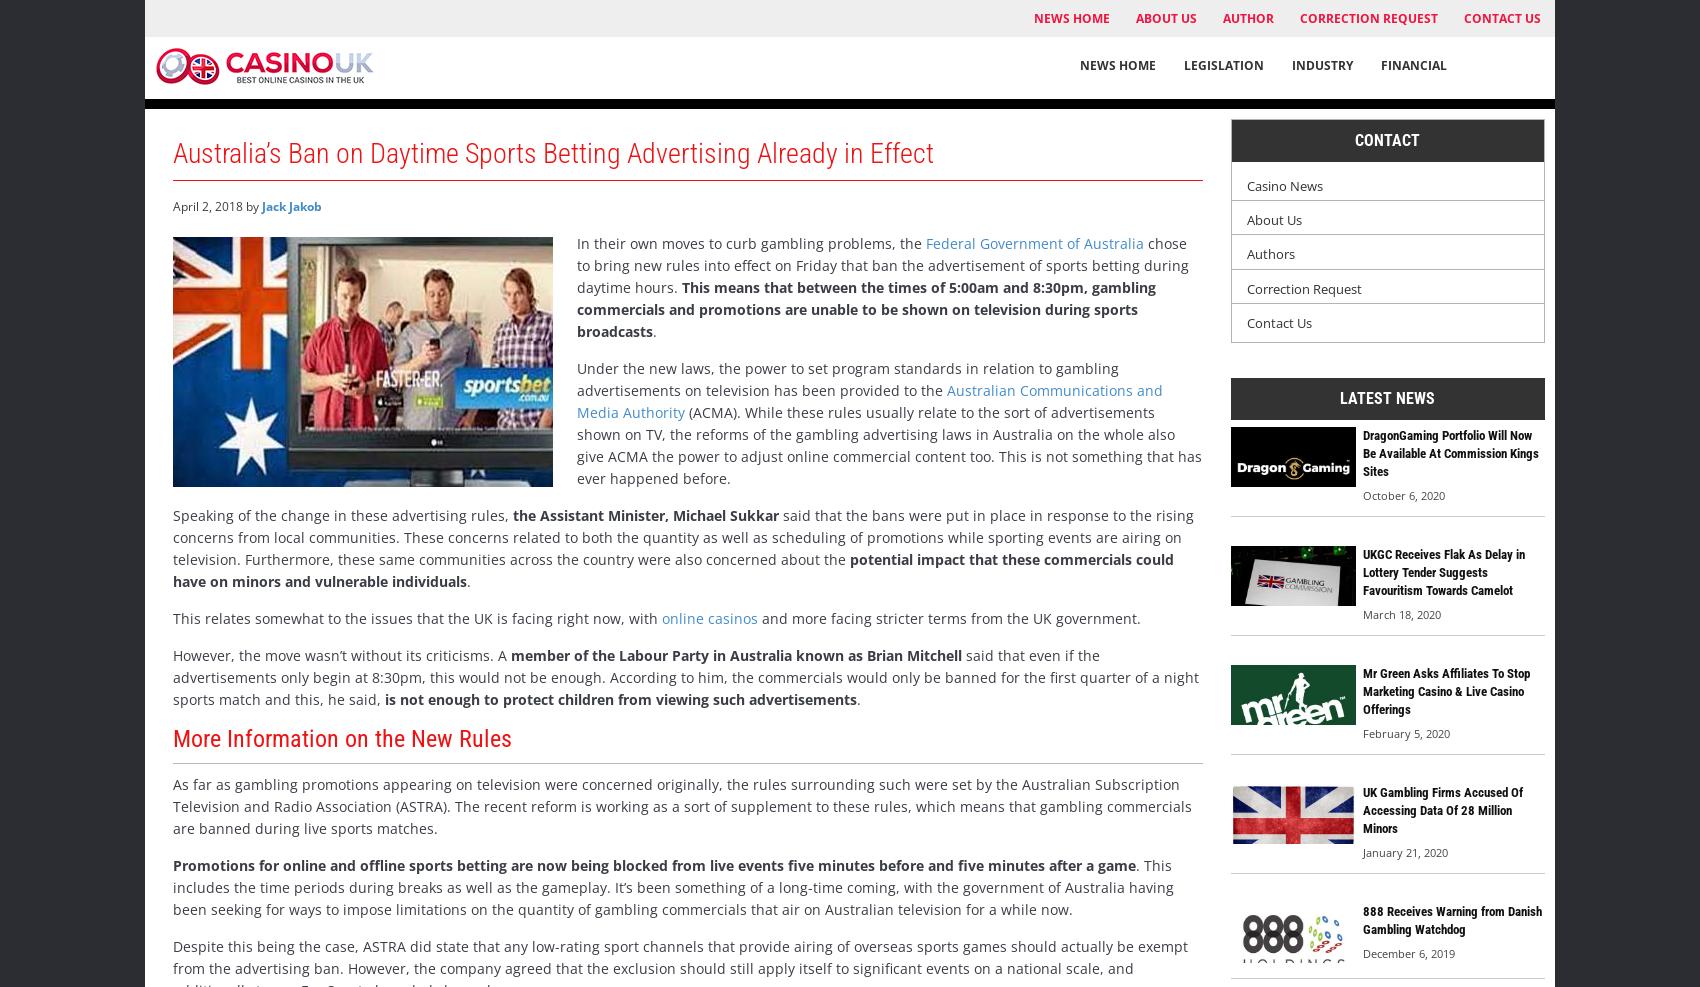 The image size is (1700, 987). Describe the element at coordinates (261, 204) in the screenshot. I see `'Jack Jakob'` at that location.